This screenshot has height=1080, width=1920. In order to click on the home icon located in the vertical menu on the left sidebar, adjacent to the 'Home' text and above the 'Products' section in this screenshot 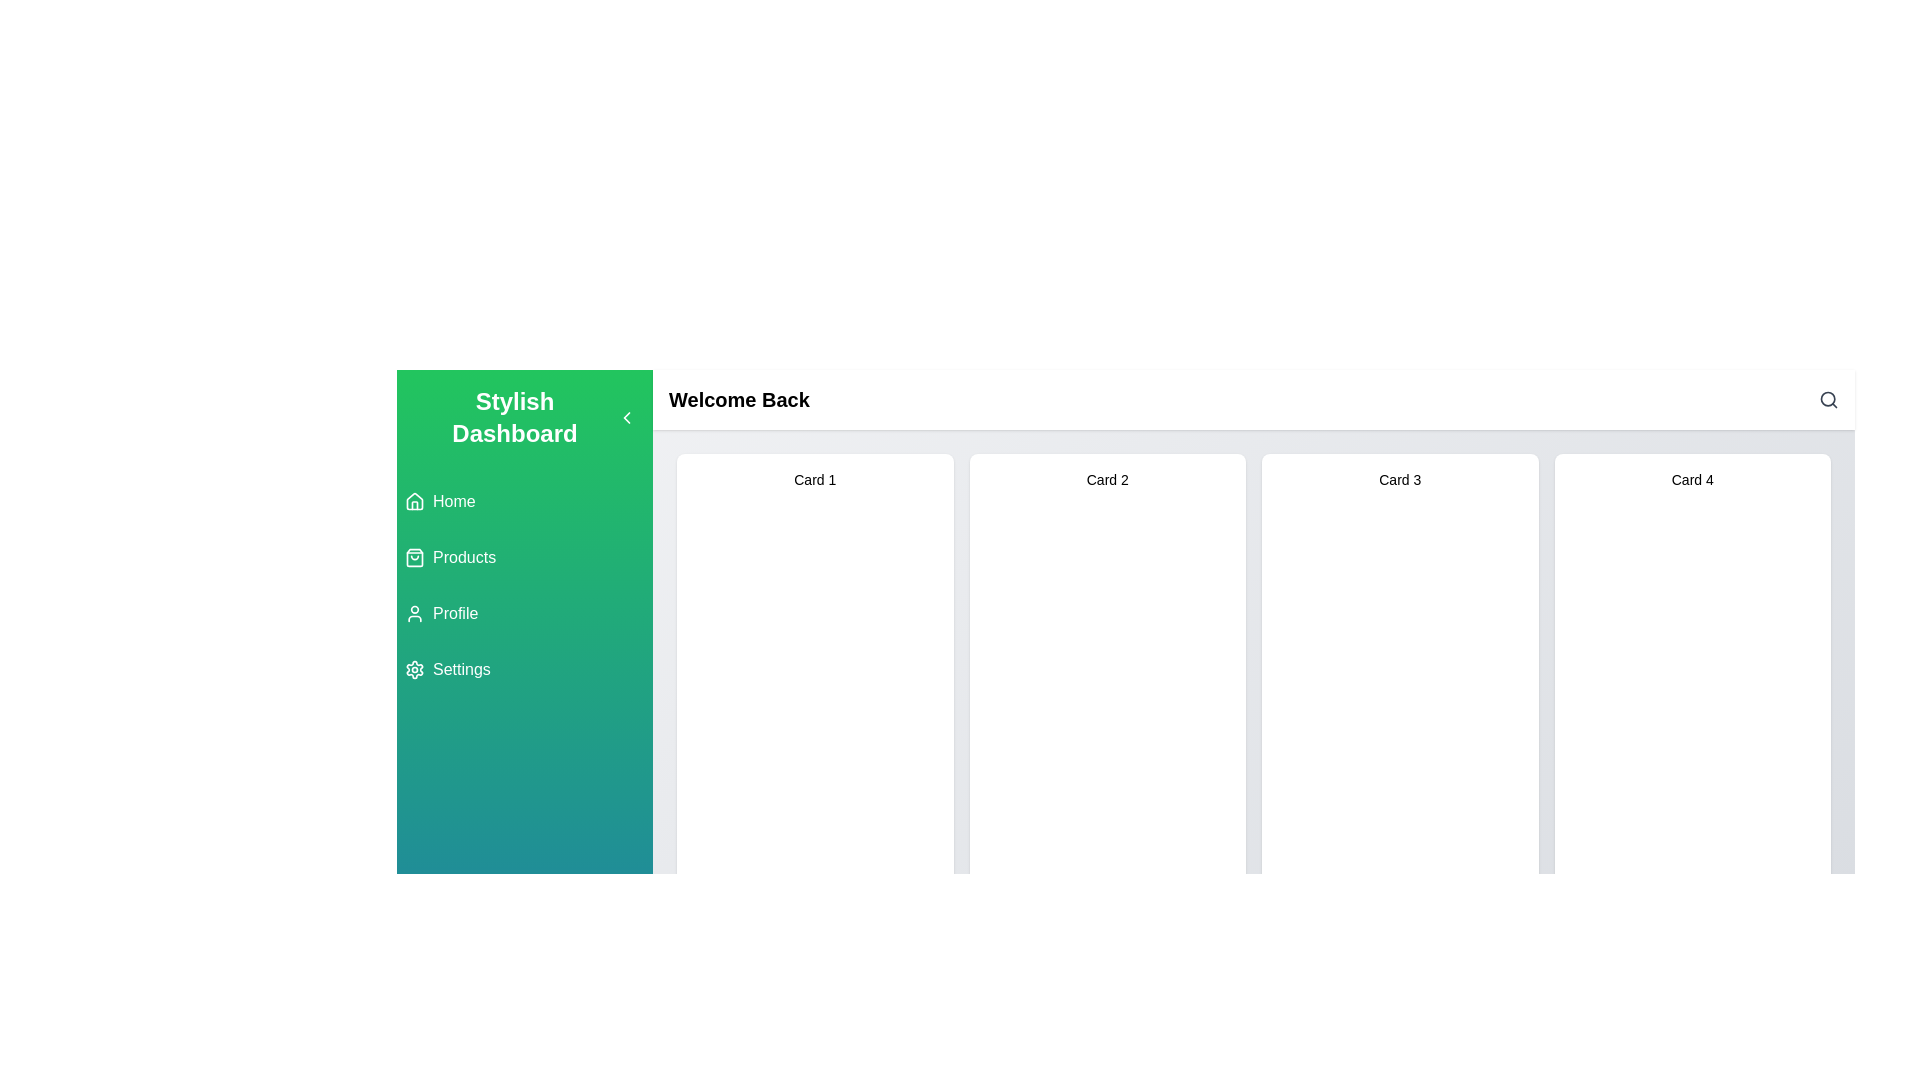, I will do `click(413, 500)`.